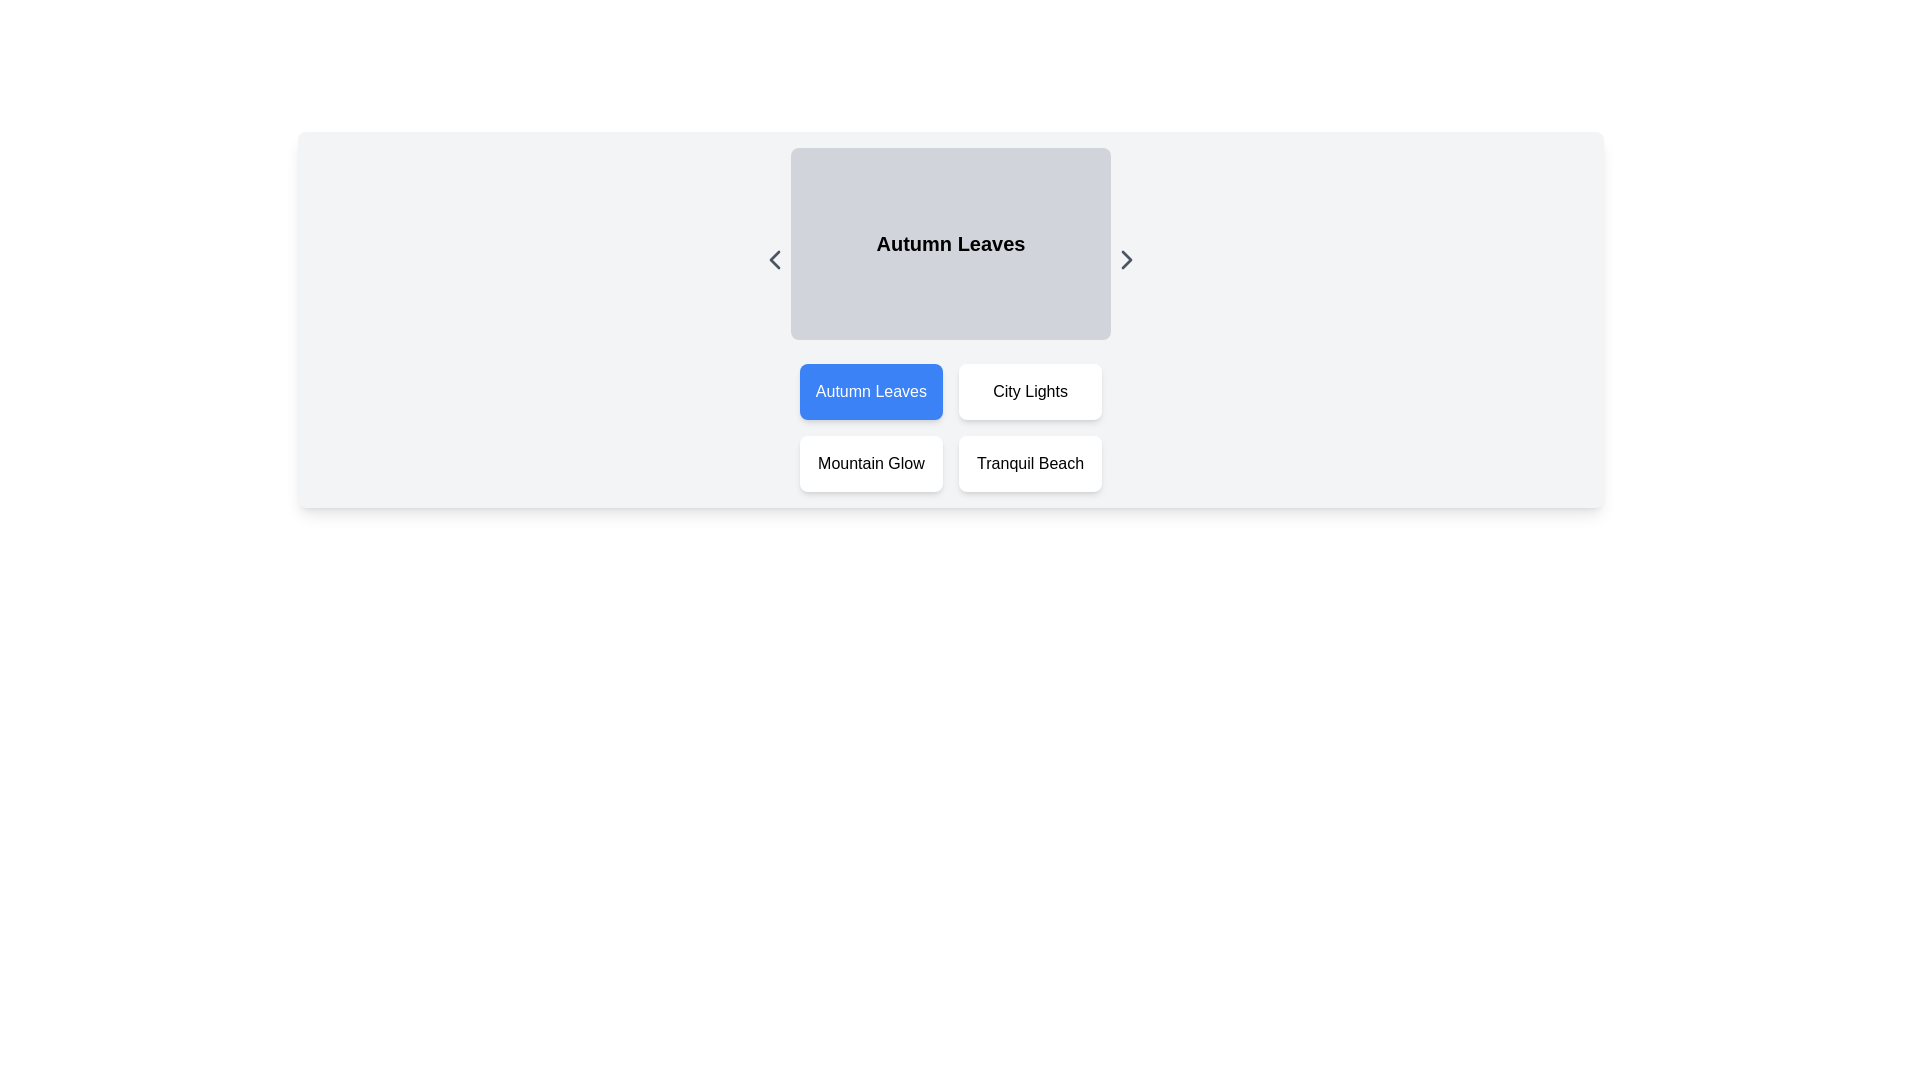 This screenshot has height=1080, width=1920. I want to click on the rectangular button with rounded corners and black text reading 'Mountain Glow', so click(871, 463).